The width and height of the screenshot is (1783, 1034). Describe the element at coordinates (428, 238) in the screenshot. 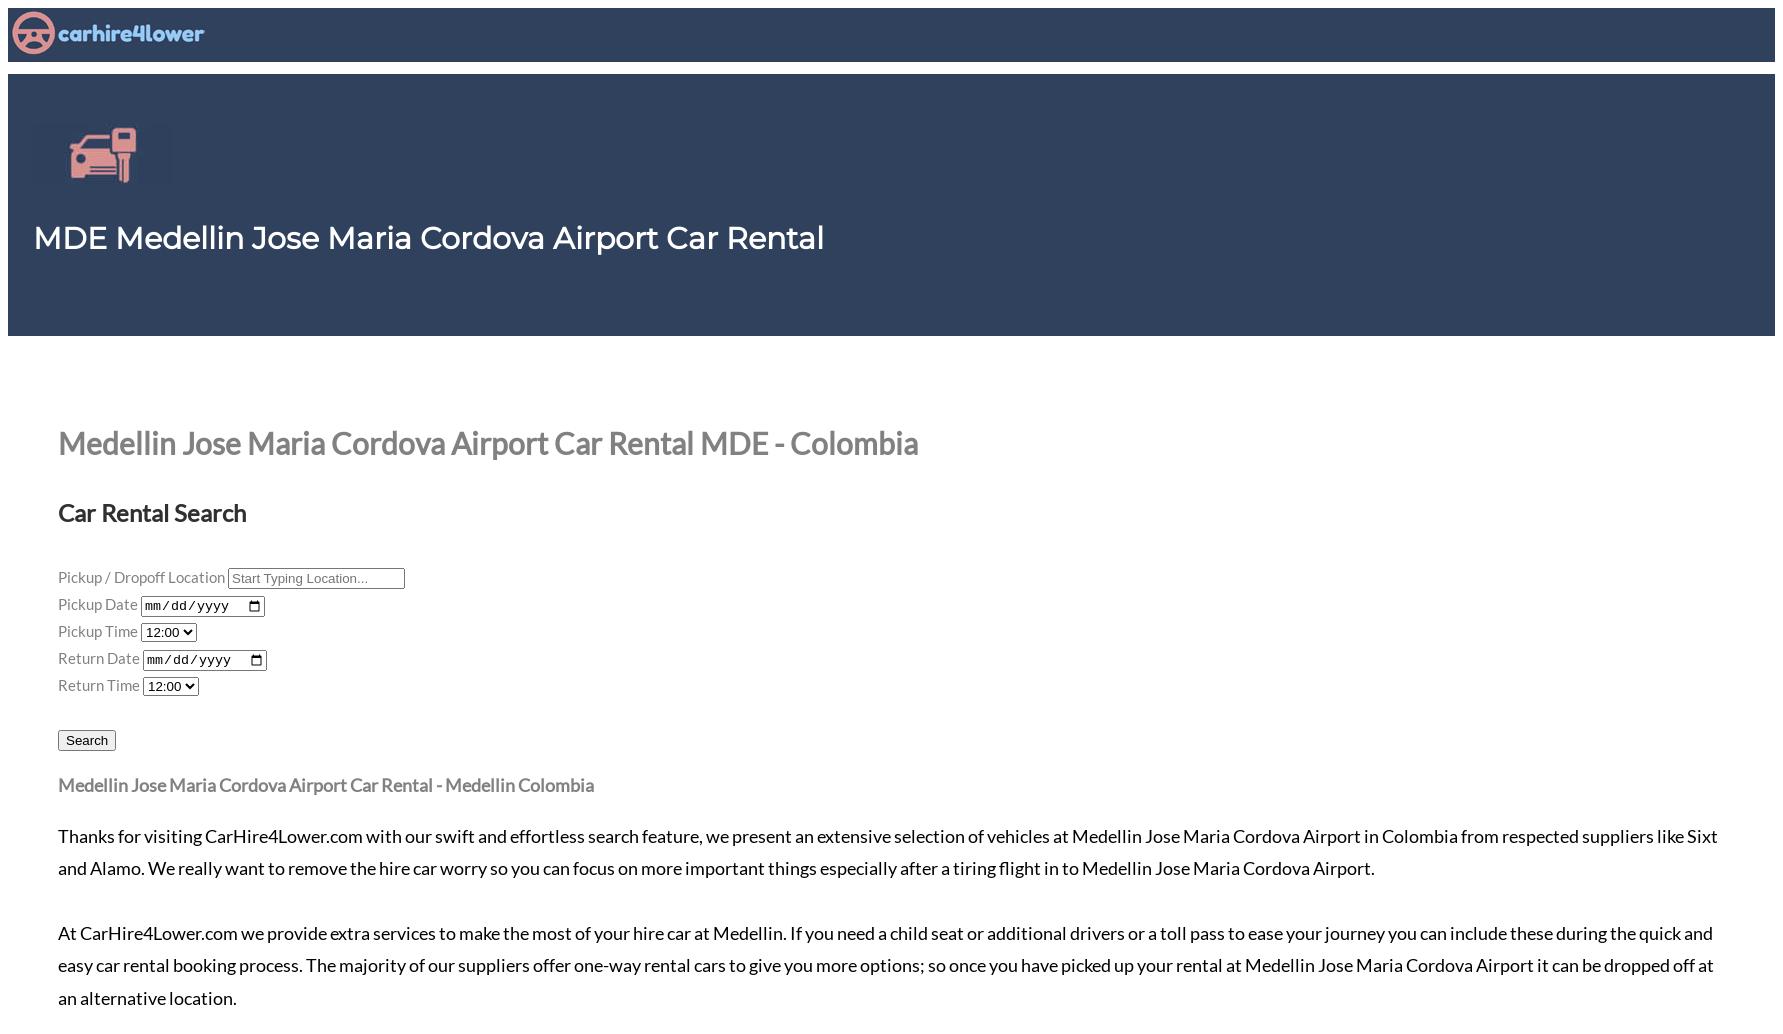

I see `'MDE Medellin Jose Maria Cordova Airport Car Rental'` at that location.